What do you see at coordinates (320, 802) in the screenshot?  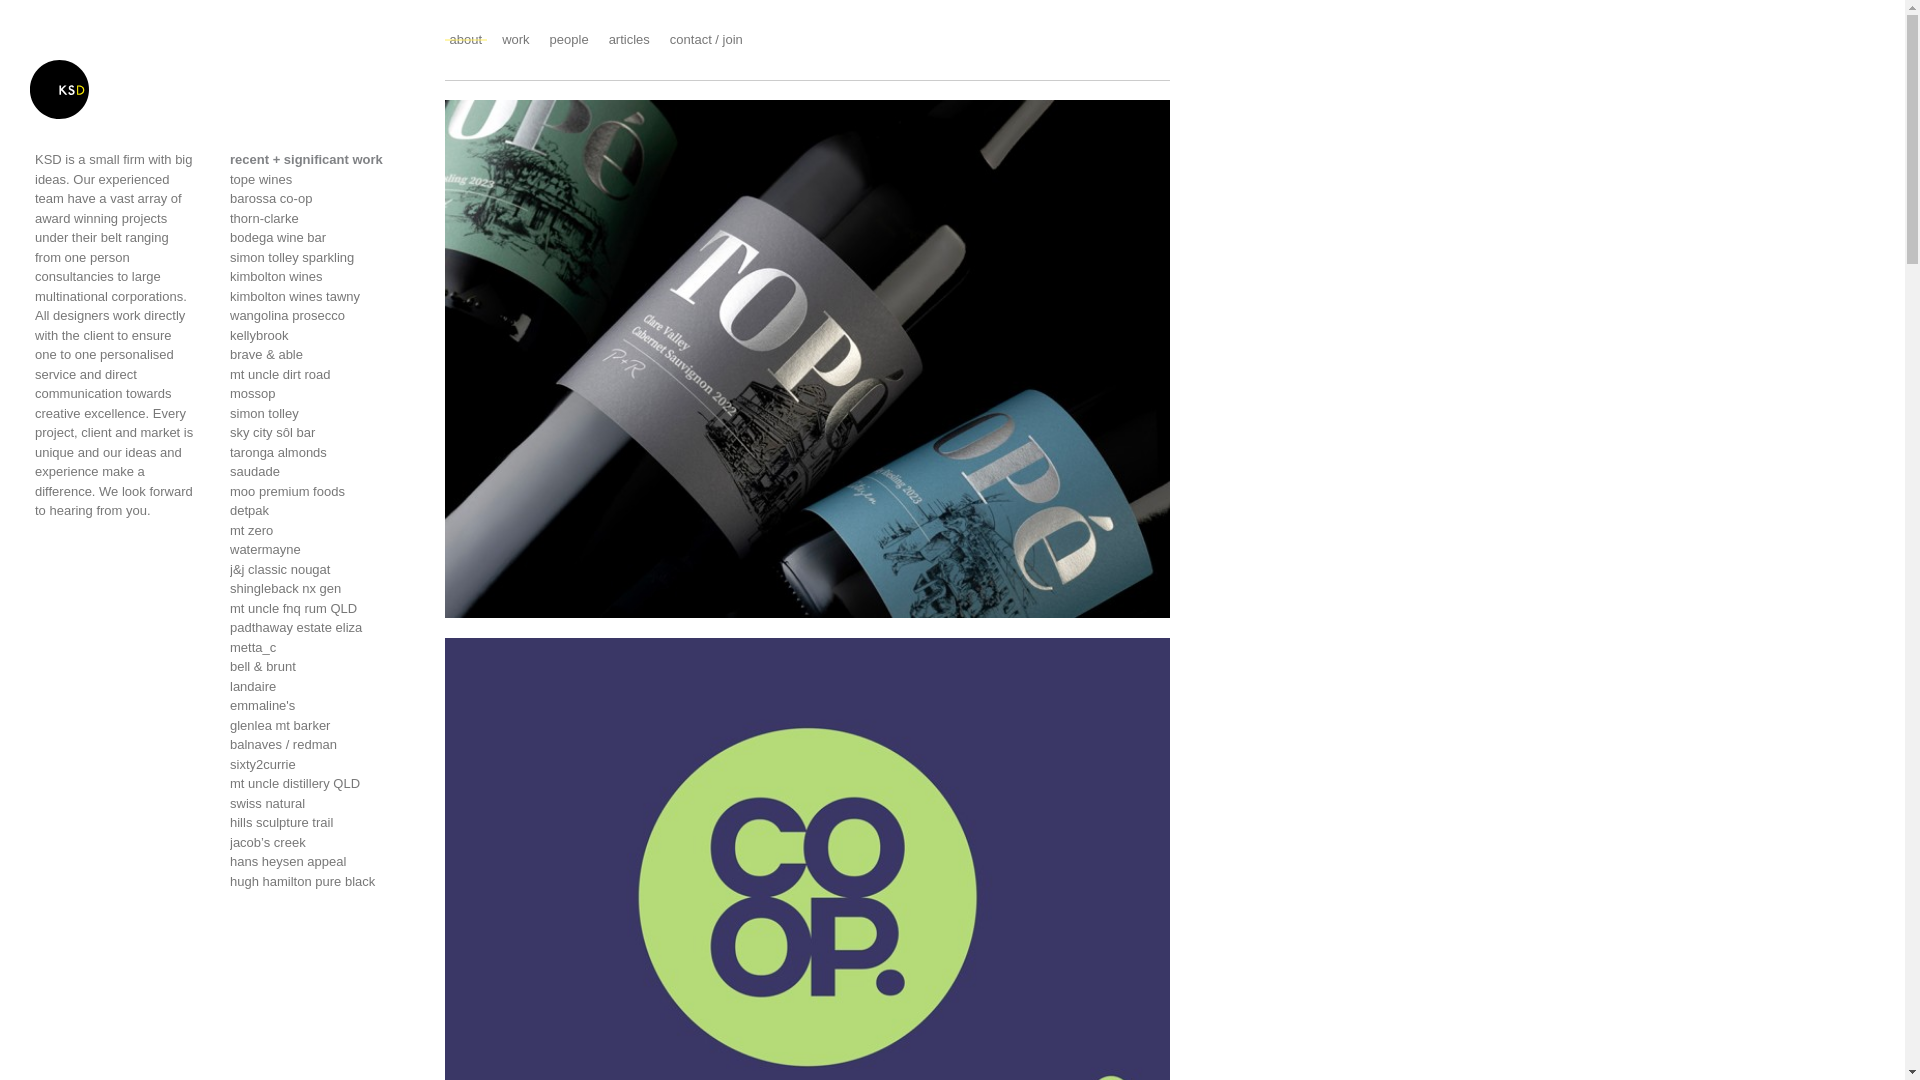 I see `'swiss natural'` at bounding box center [320, 802].